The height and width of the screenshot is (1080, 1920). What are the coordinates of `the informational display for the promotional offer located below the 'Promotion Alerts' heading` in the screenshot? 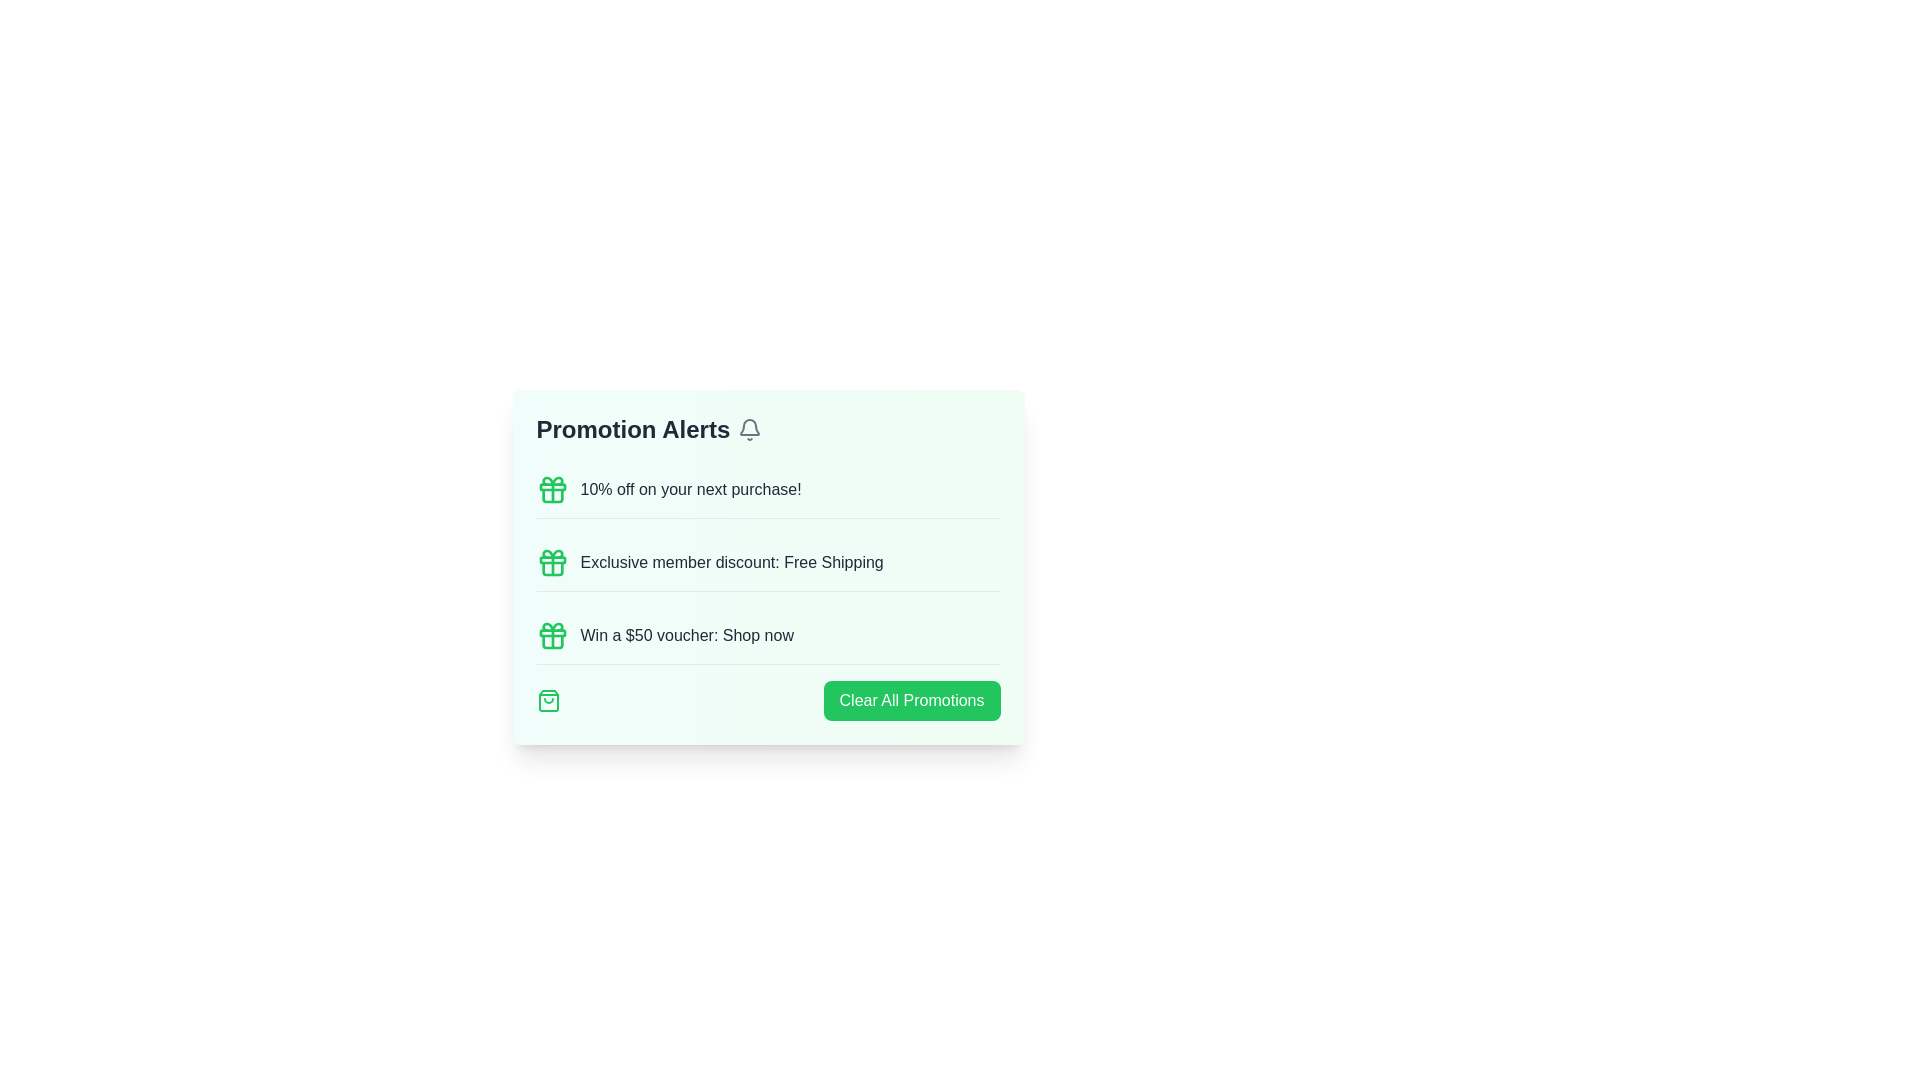 It's located at (767, 490).